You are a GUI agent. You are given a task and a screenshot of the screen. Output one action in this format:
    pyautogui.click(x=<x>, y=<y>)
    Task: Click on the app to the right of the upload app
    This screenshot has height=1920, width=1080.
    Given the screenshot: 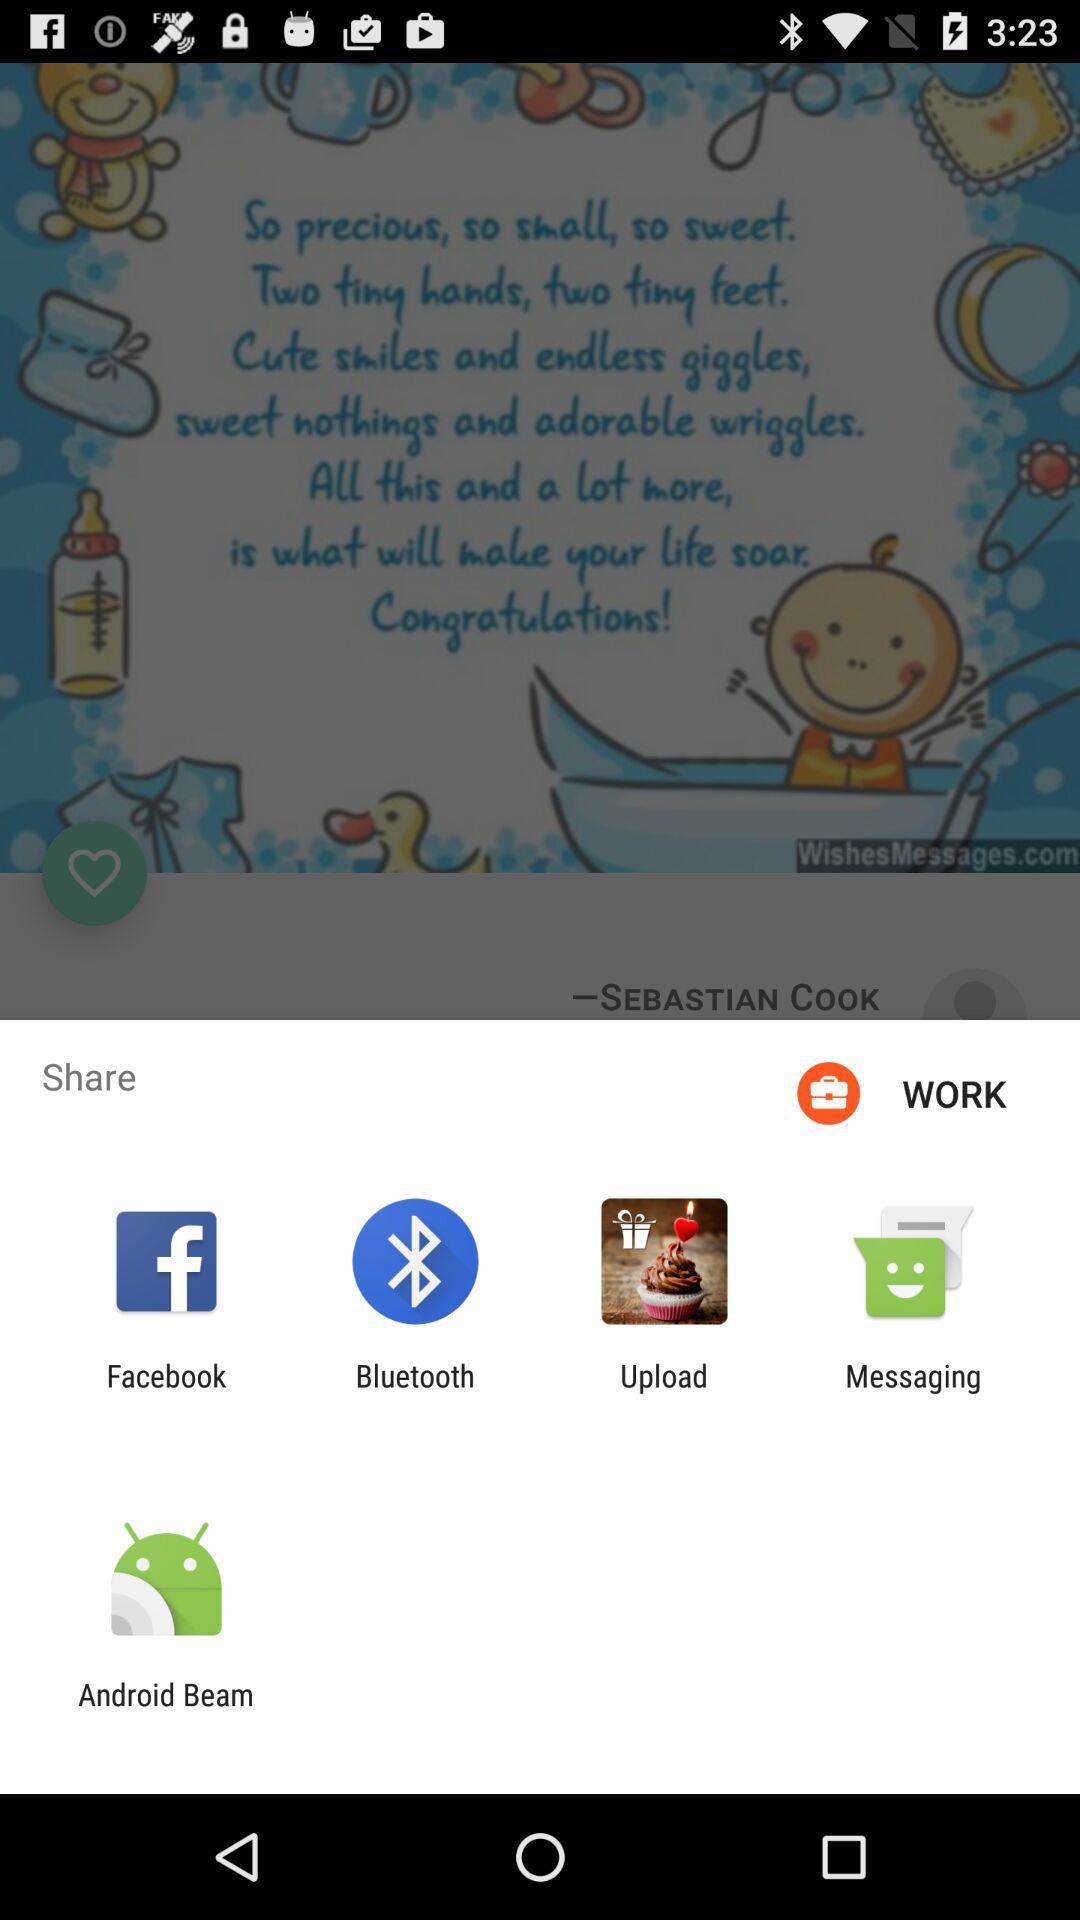 What is the action you would take?
    pyautogui.click(x=913, y=1392)
    